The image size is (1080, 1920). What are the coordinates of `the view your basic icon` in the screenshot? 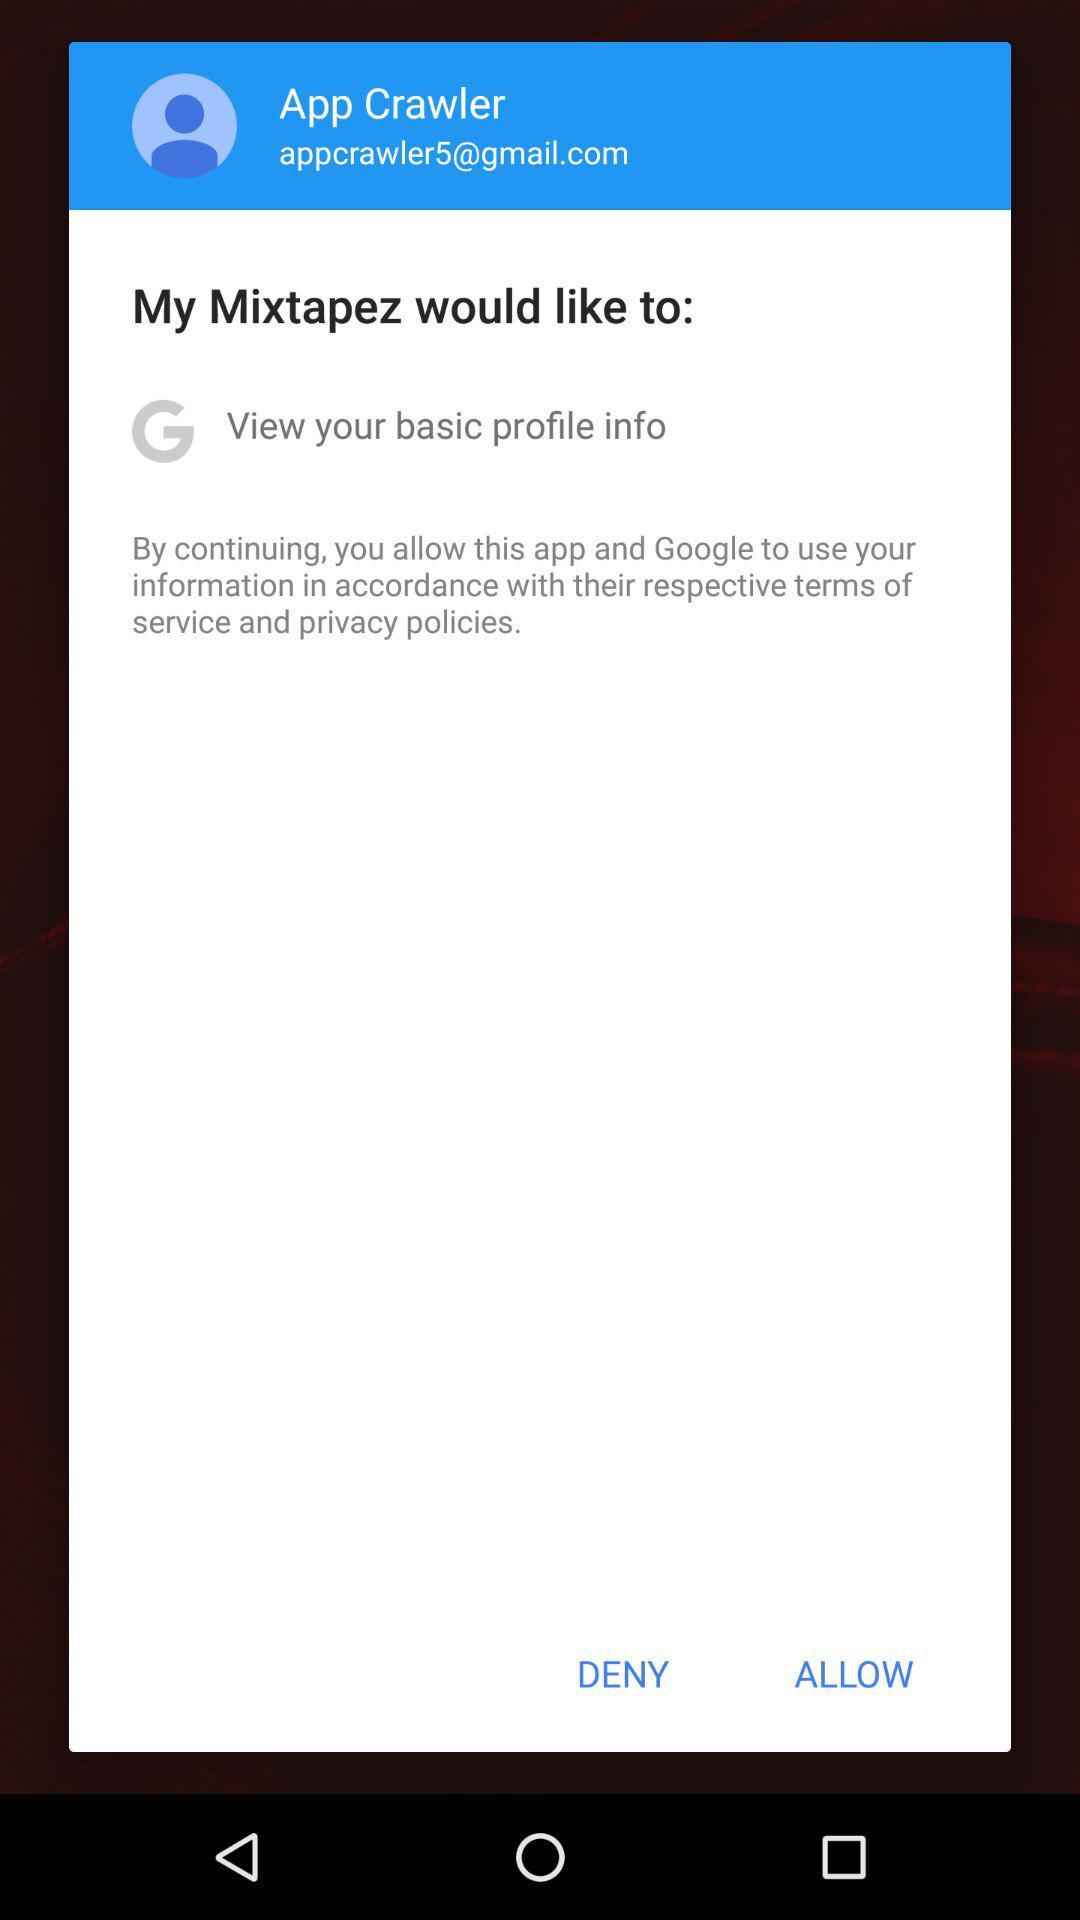 It's located at (445, 423).